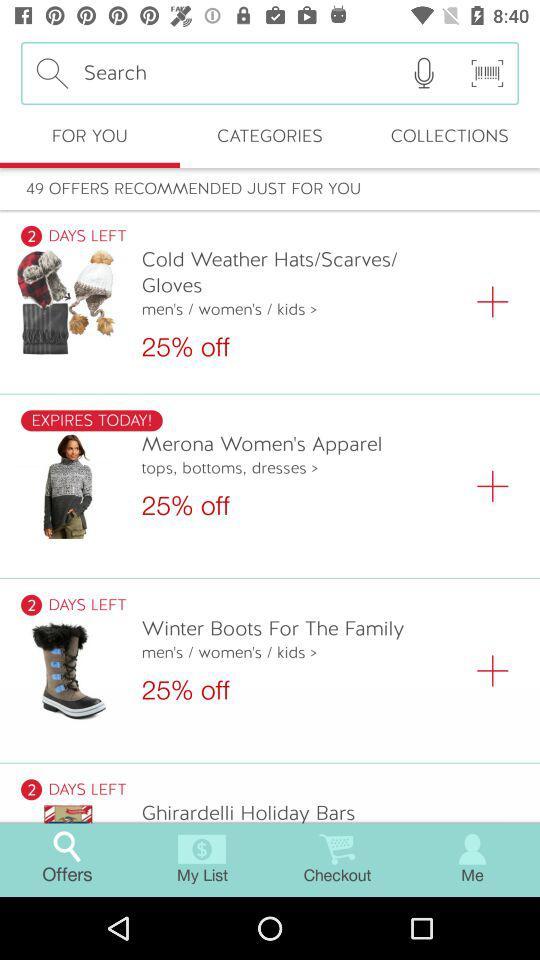  Describe the element at coordinates (423, 73) in the screenshot. I see `item next to the search icon` at that location.